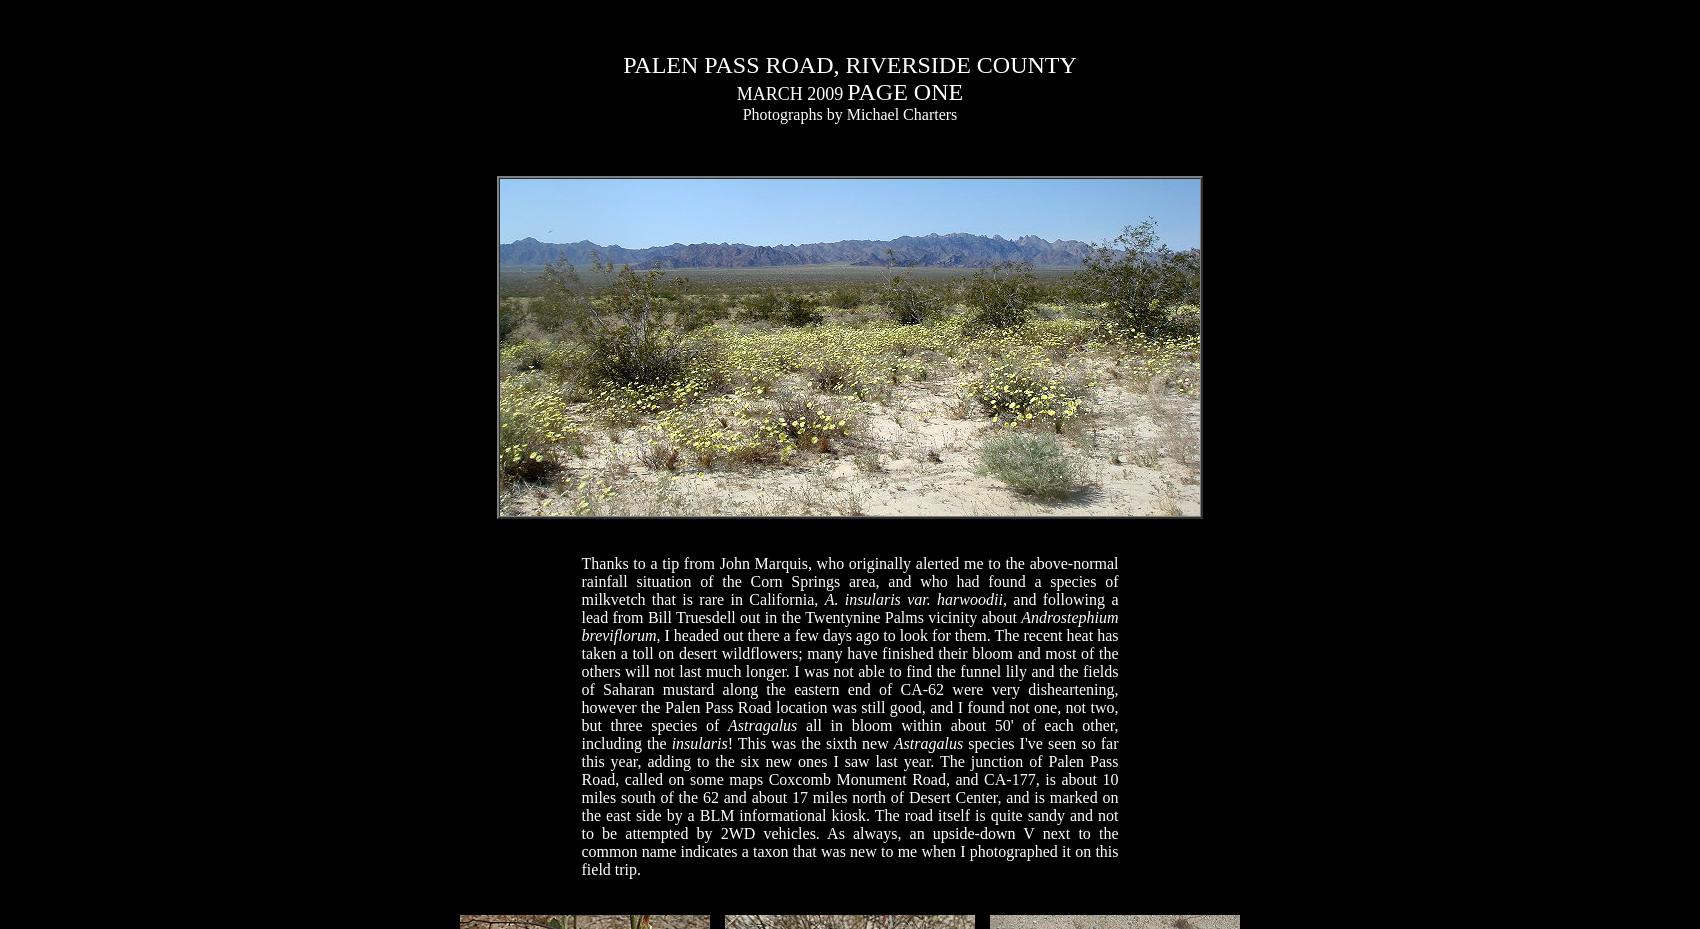 This screenshot has height=929, width=1700. What do you see at coordinates (905, 90) in the screenshot?
I see `'PAGE ONE'` at bounding box center [905, 90].